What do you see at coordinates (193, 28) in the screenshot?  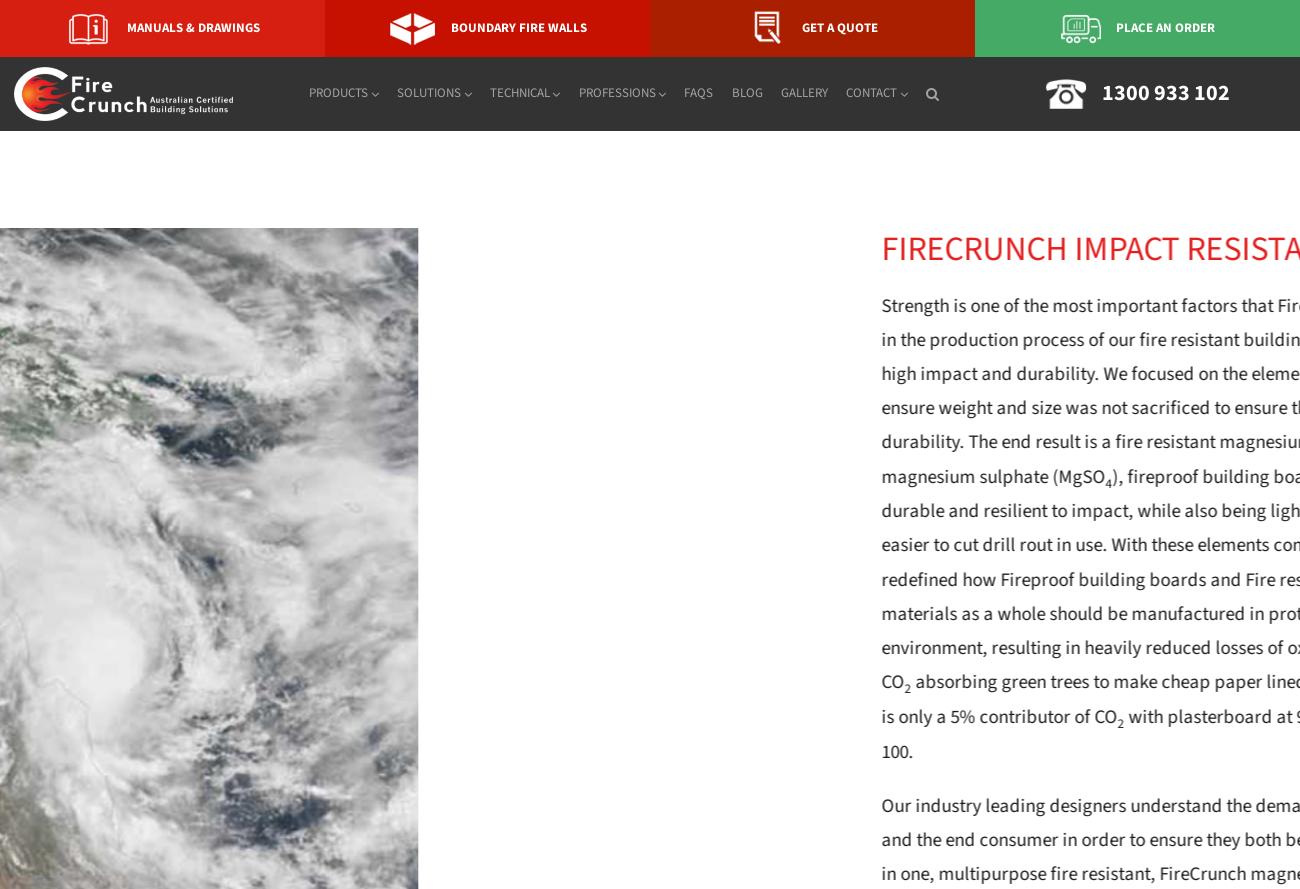 I see `'MANUALS & DRAWINGS'` at bounding box center [193, 28].